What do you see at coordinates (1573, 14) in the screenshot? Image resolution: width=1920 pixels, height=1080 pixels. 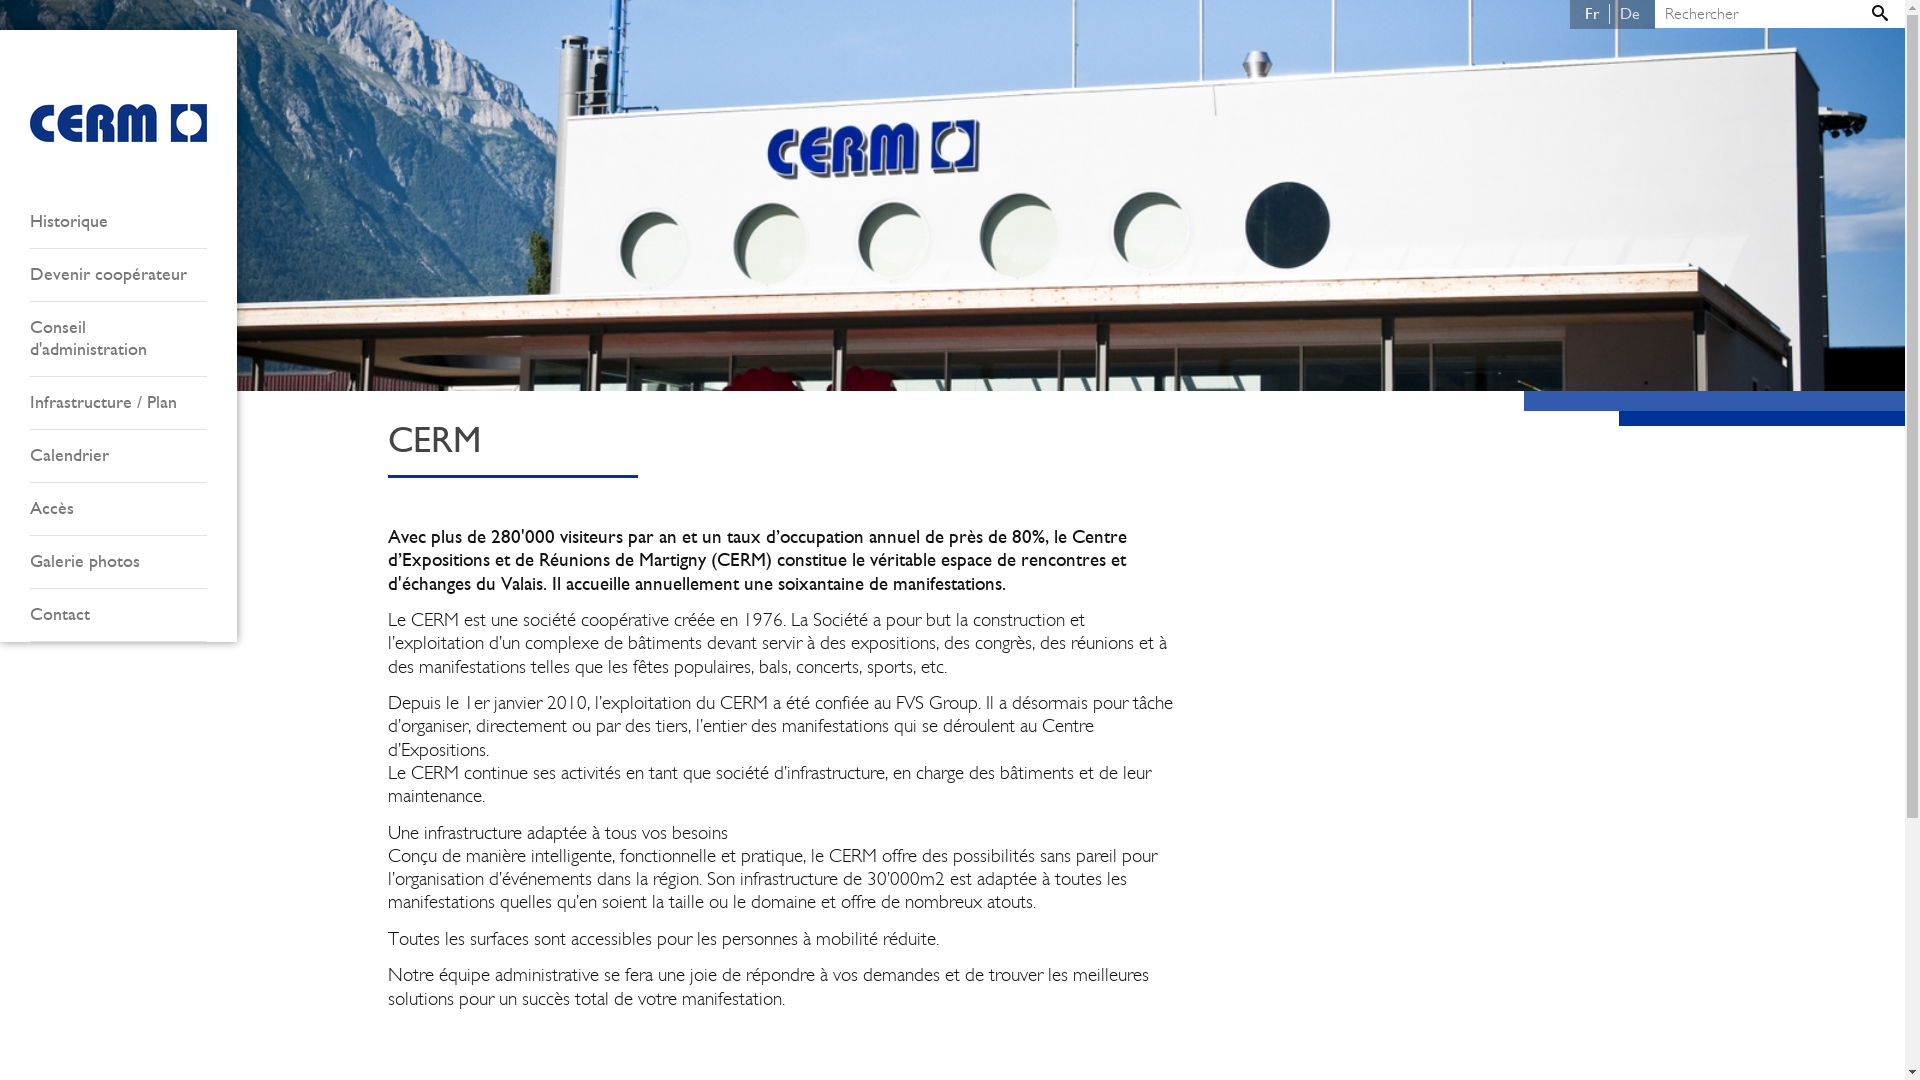 I see `'Fr'` at bounding box center [1573, 14].